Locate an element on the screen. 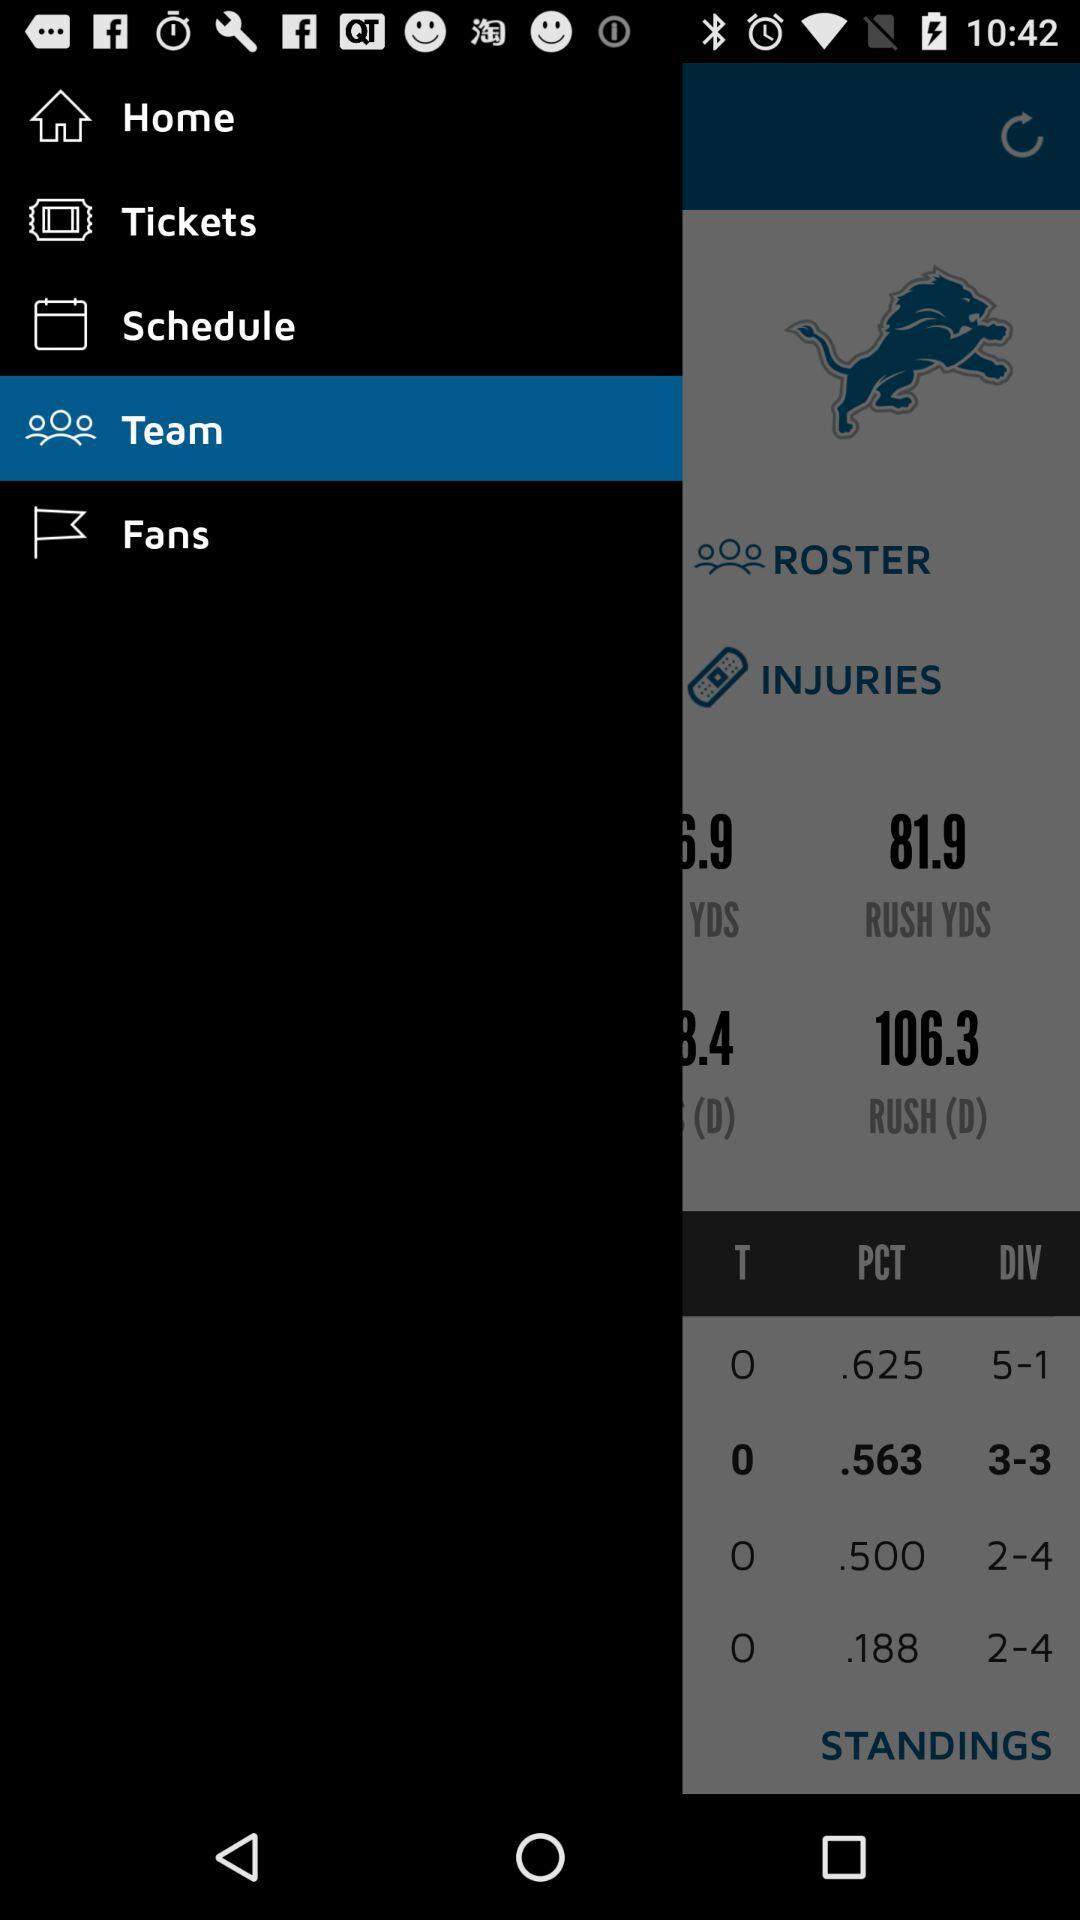 This screenshot has height=1920, width=1080. div is located at coordinates (1002, 1262).